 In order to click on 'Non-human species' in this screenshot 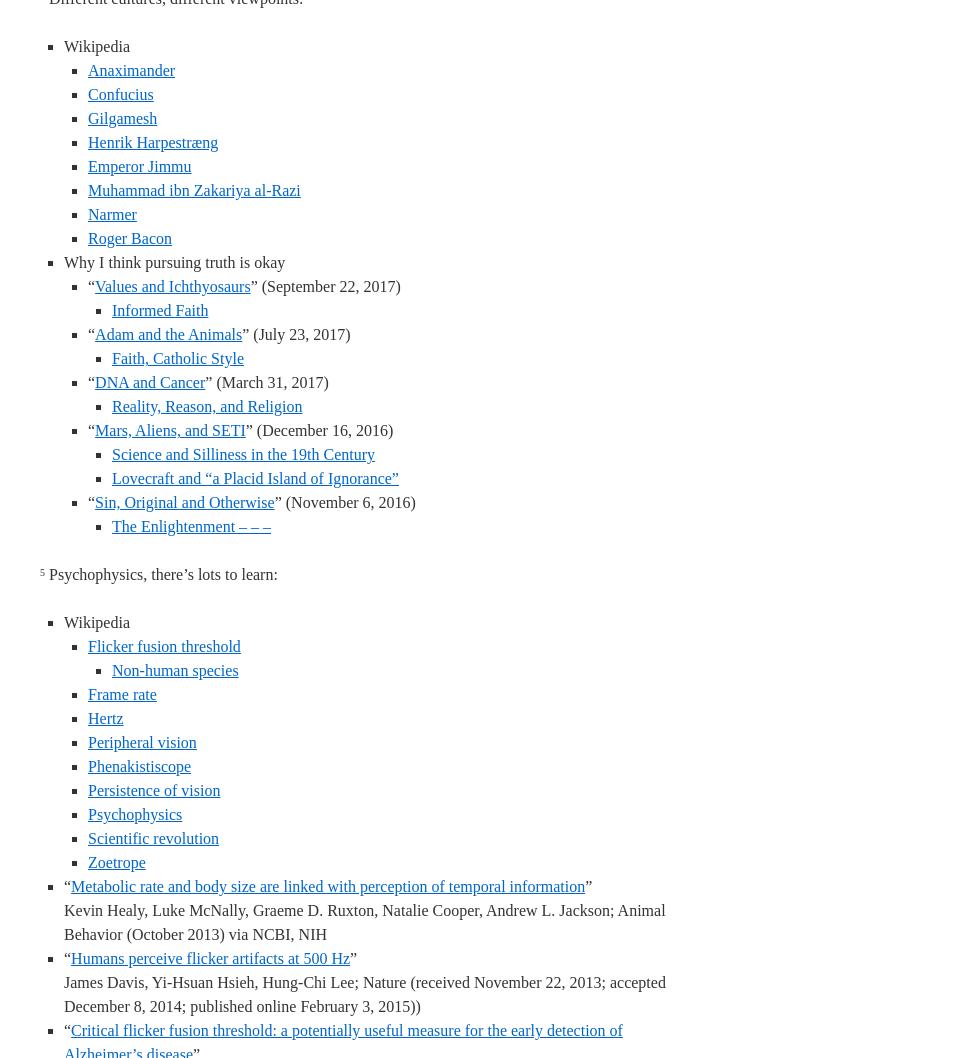, I will do `click(175, 669)`.